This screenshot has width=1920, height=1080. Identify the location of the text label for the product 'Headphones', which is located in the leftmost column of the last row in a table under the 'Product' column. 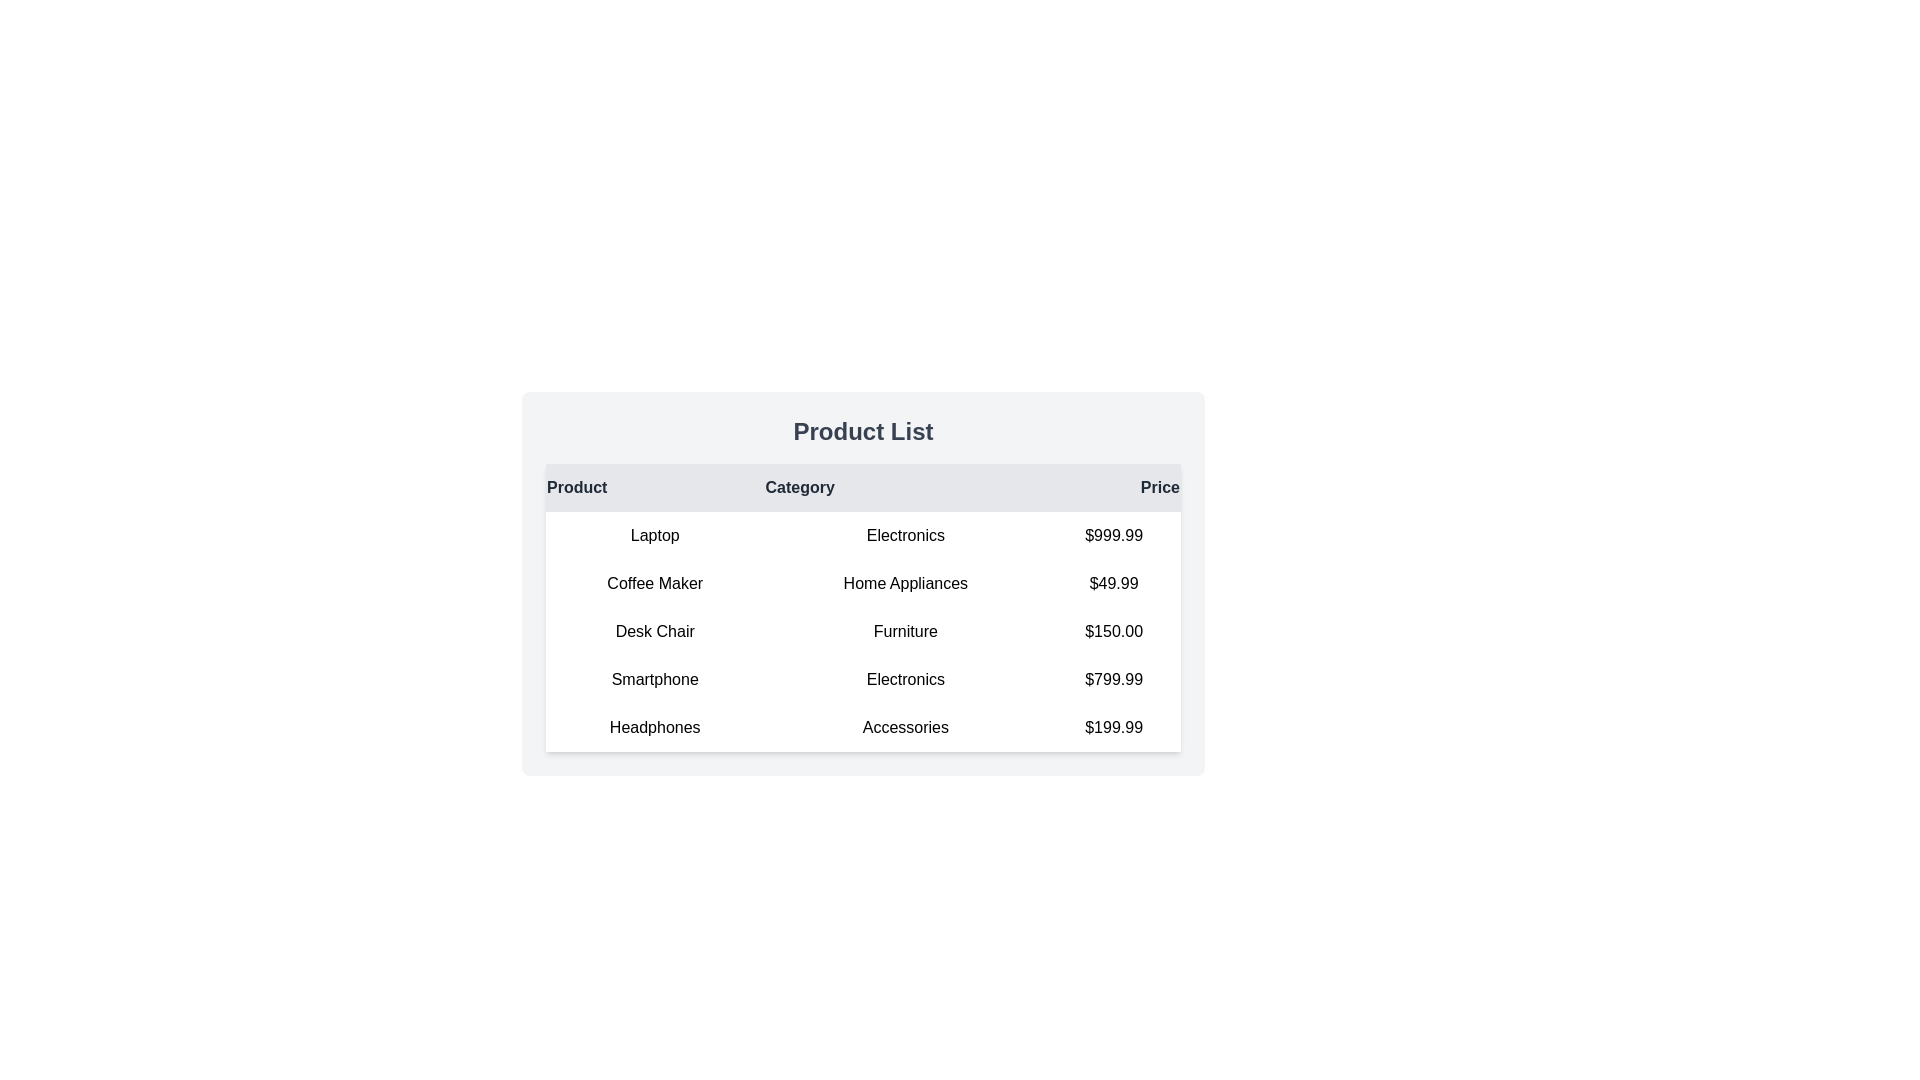
(655, 728).